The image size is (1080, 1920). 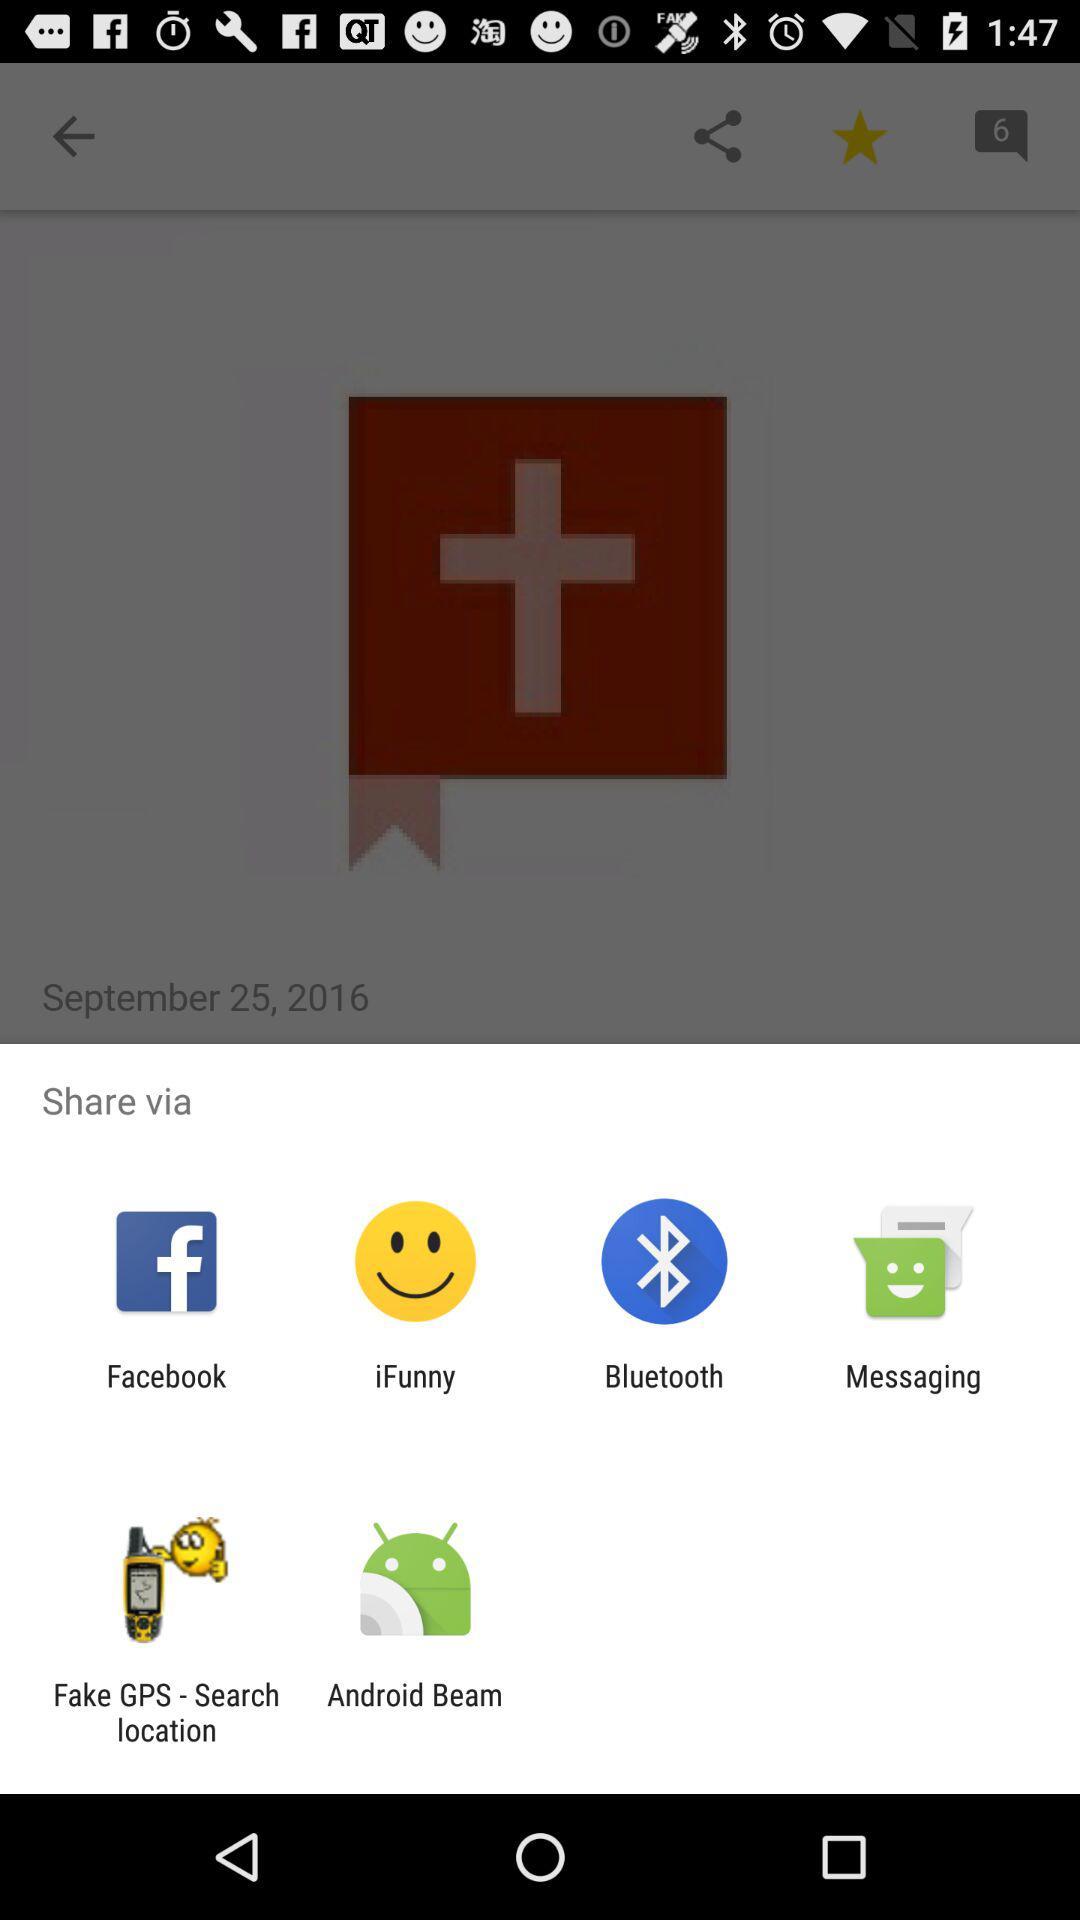 I want to click on the app to the left of the ifunny item, so click(x=165, y=1392).